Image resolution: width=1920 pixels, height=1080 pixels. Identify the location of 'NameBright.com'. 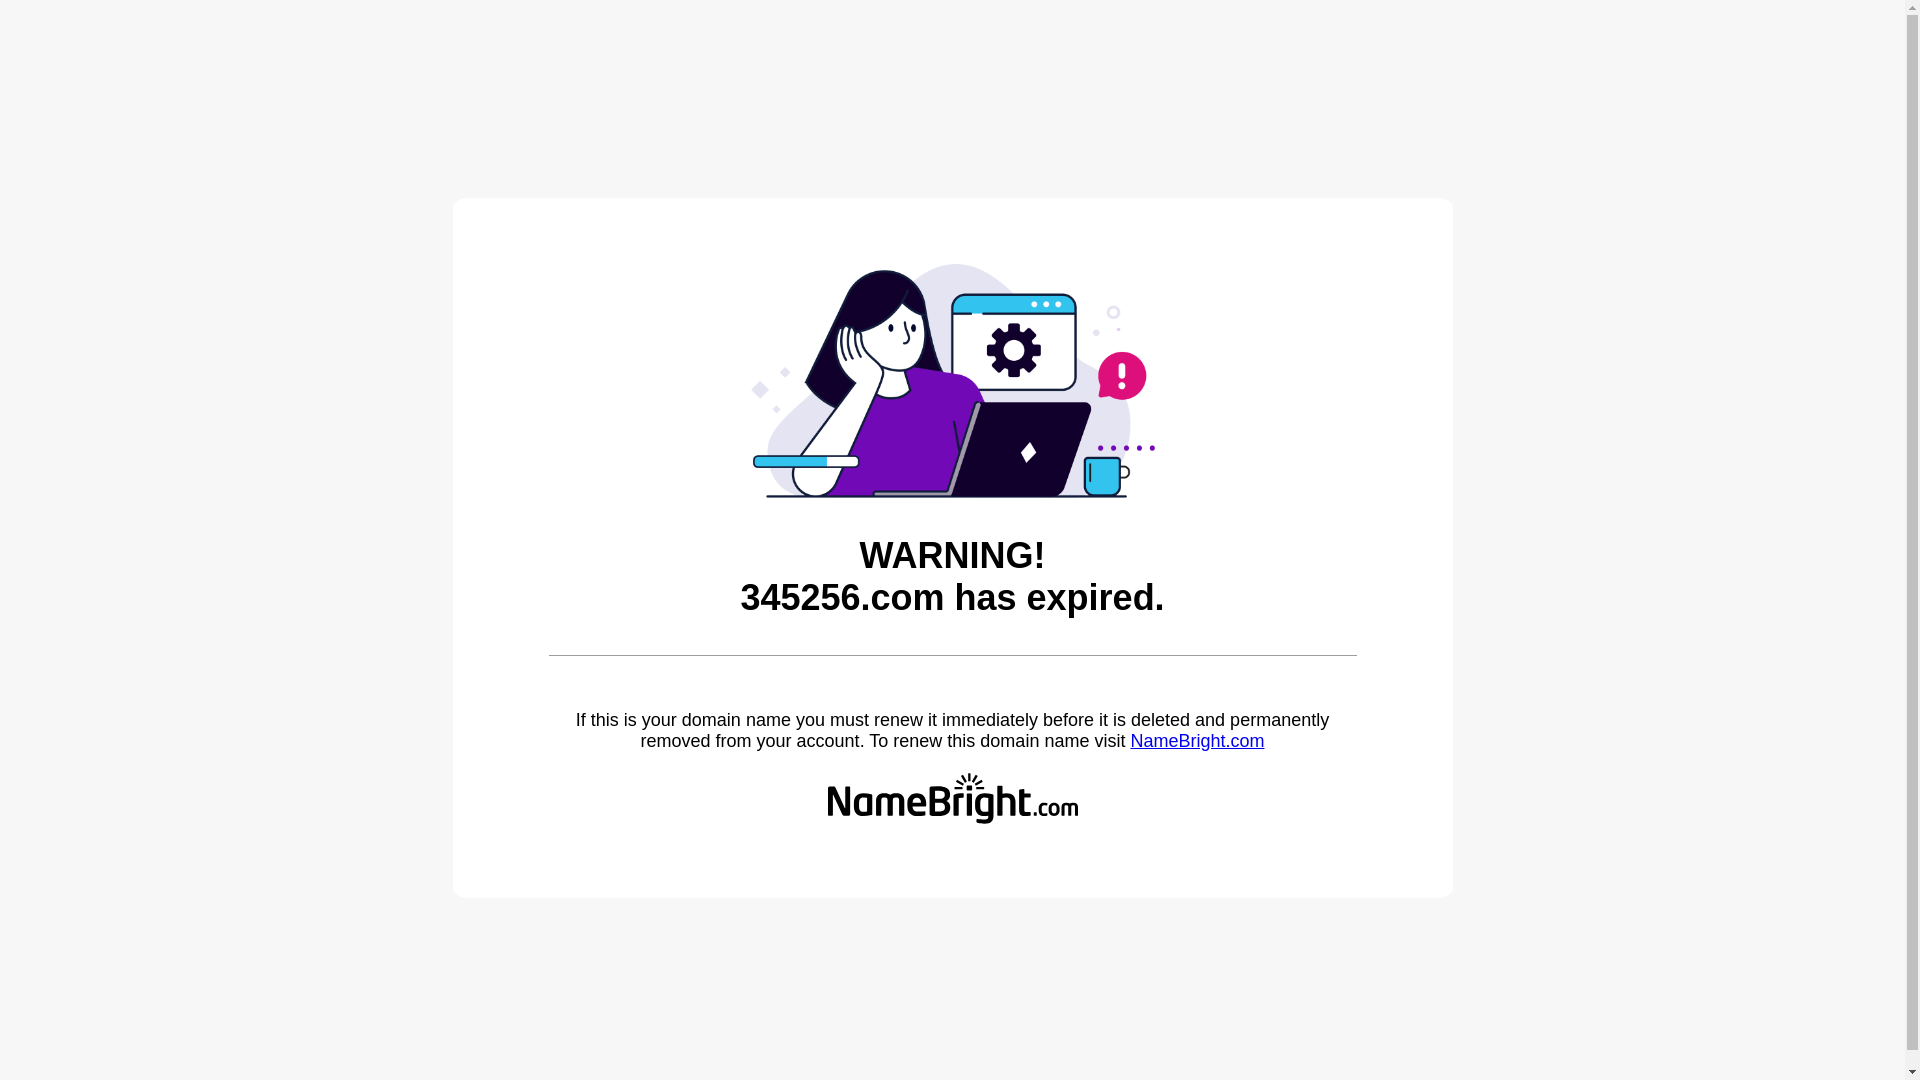
(1196, 740).